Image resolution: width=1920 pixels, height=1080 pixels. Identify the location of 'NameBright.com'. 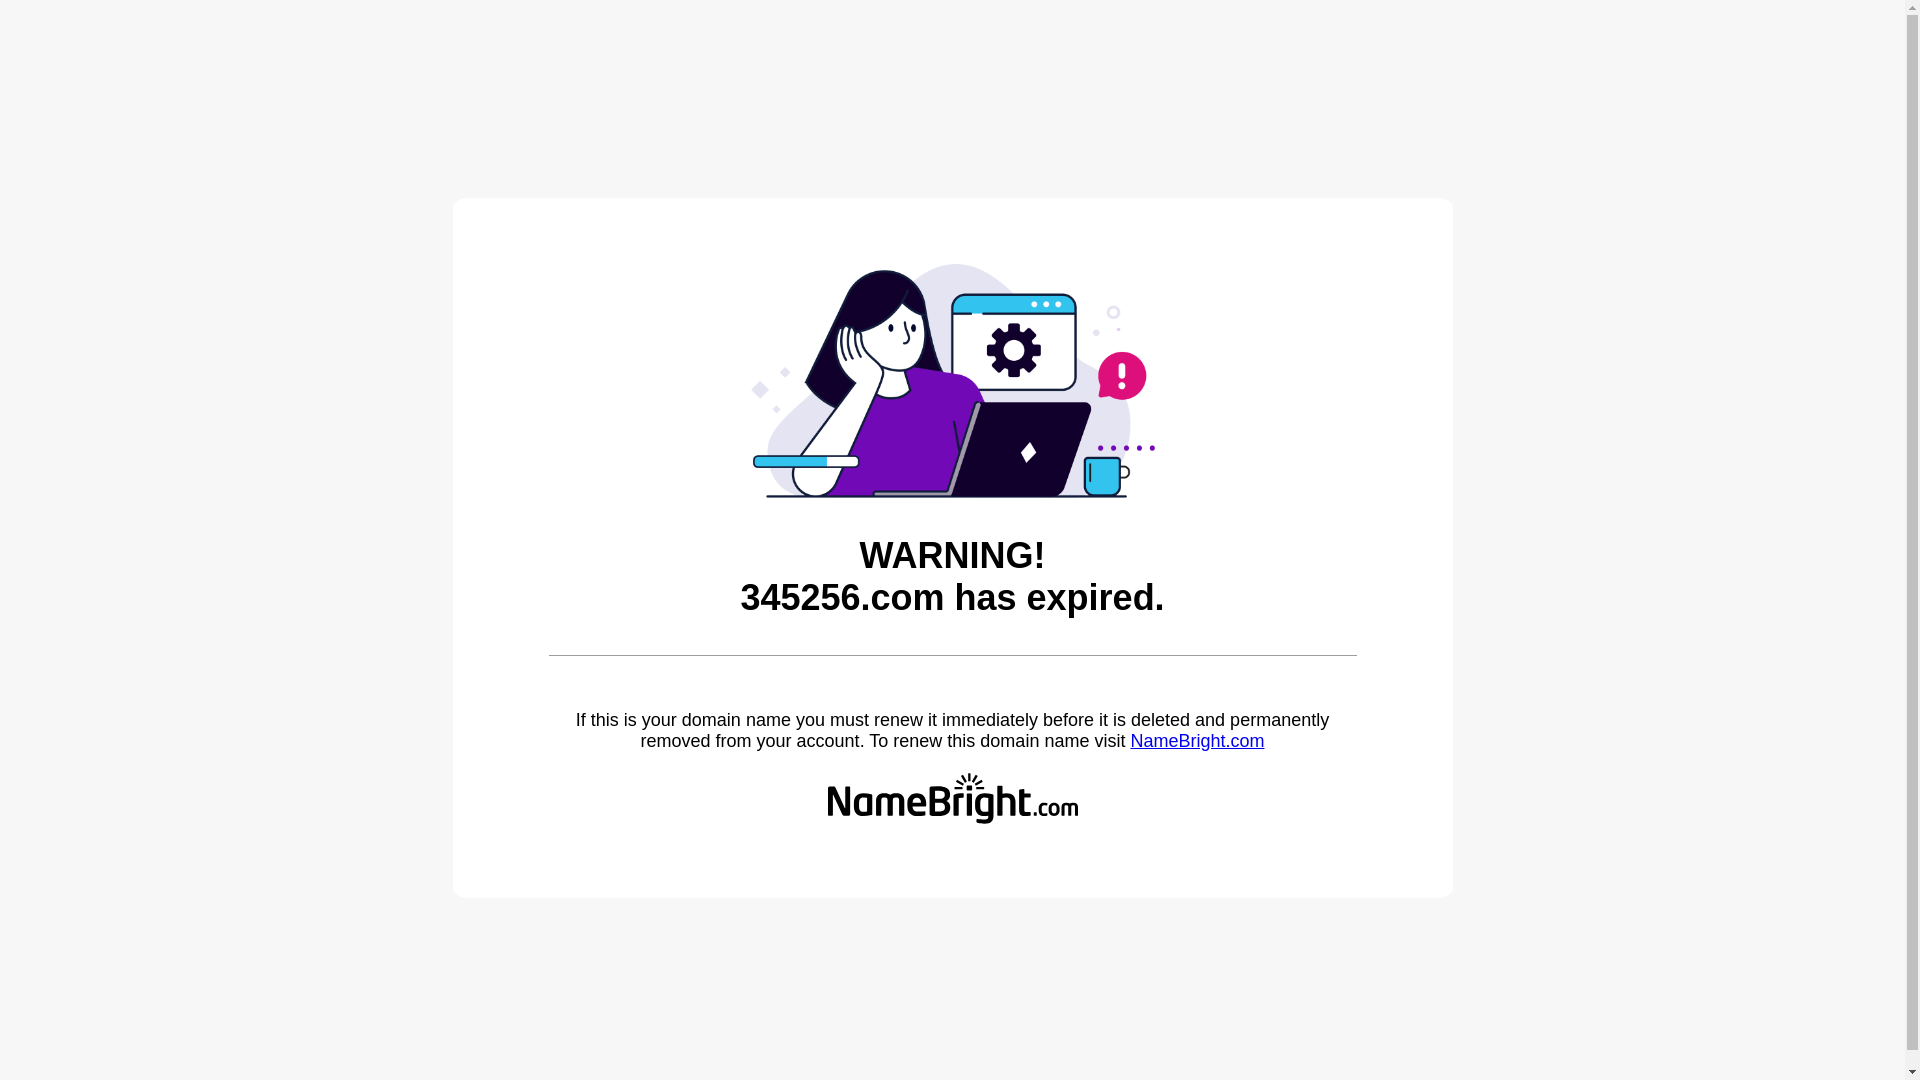
(1196, 740).